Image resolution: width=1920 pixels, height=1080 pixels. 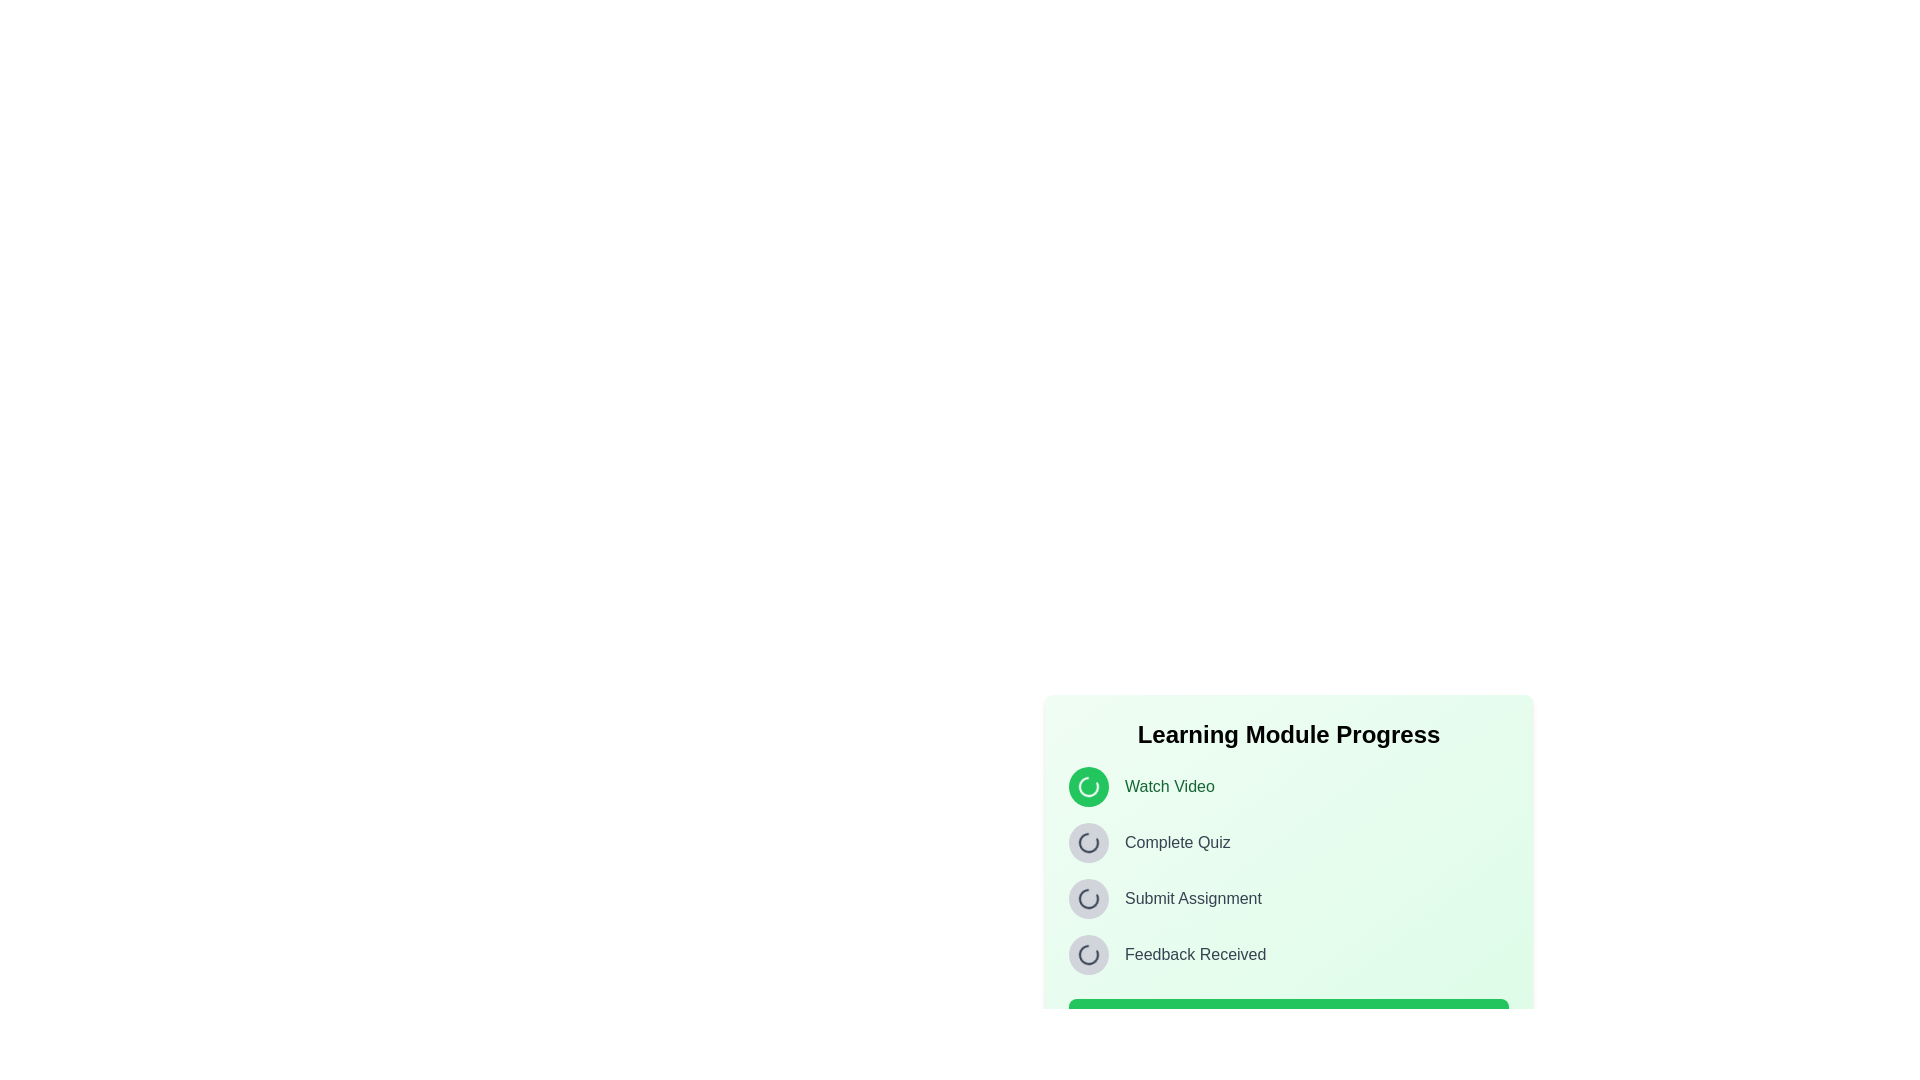 What do you see at coordinates (1289, 840) in the screenshot?
I see `the status panel located in the lower-right section of the interface, which displays the progression through a learning module, specifically the 'Complete Quiz' item` at bounding box center [1289, 840].